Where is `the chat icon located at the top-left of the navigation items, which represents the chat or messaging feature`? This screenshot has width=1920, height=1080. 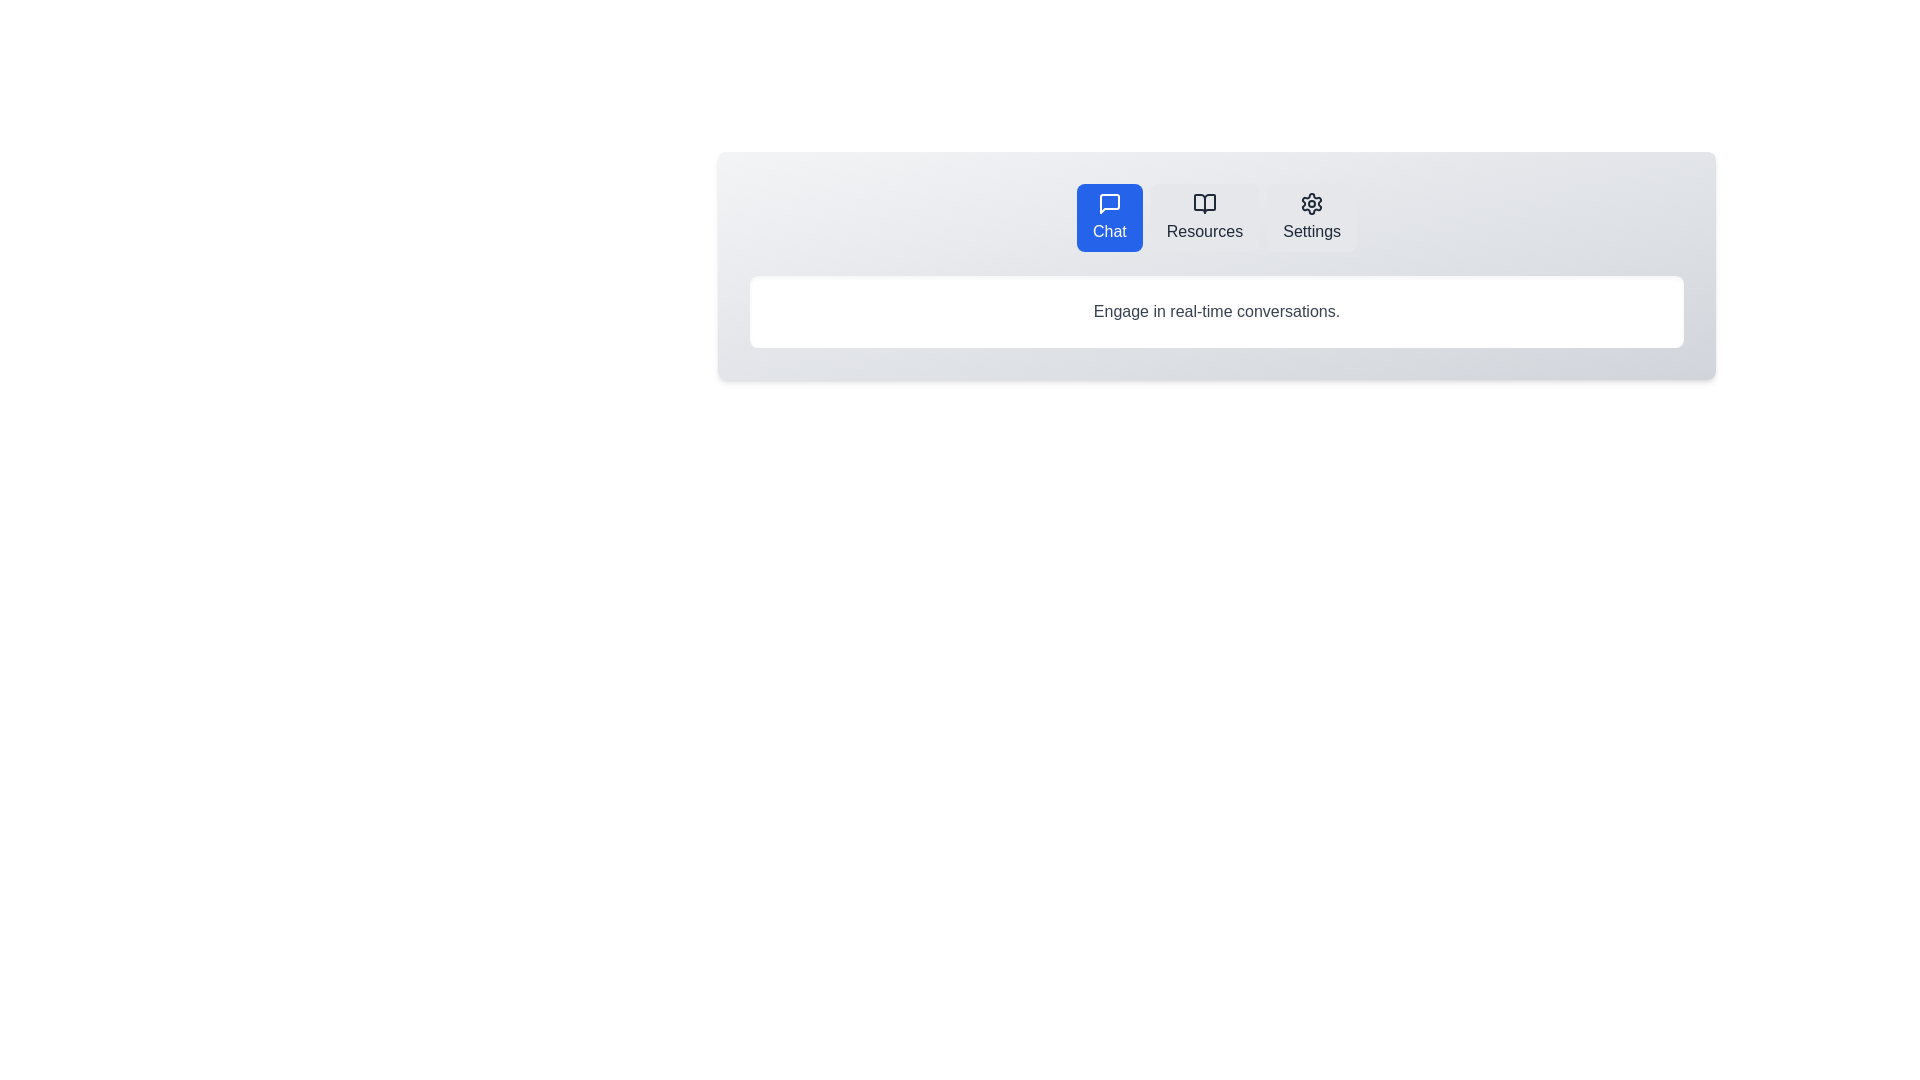 the chat icon located at the top-left of the navigation items, which represents the chat or messaging feature is located at coordinates (1108, 204).